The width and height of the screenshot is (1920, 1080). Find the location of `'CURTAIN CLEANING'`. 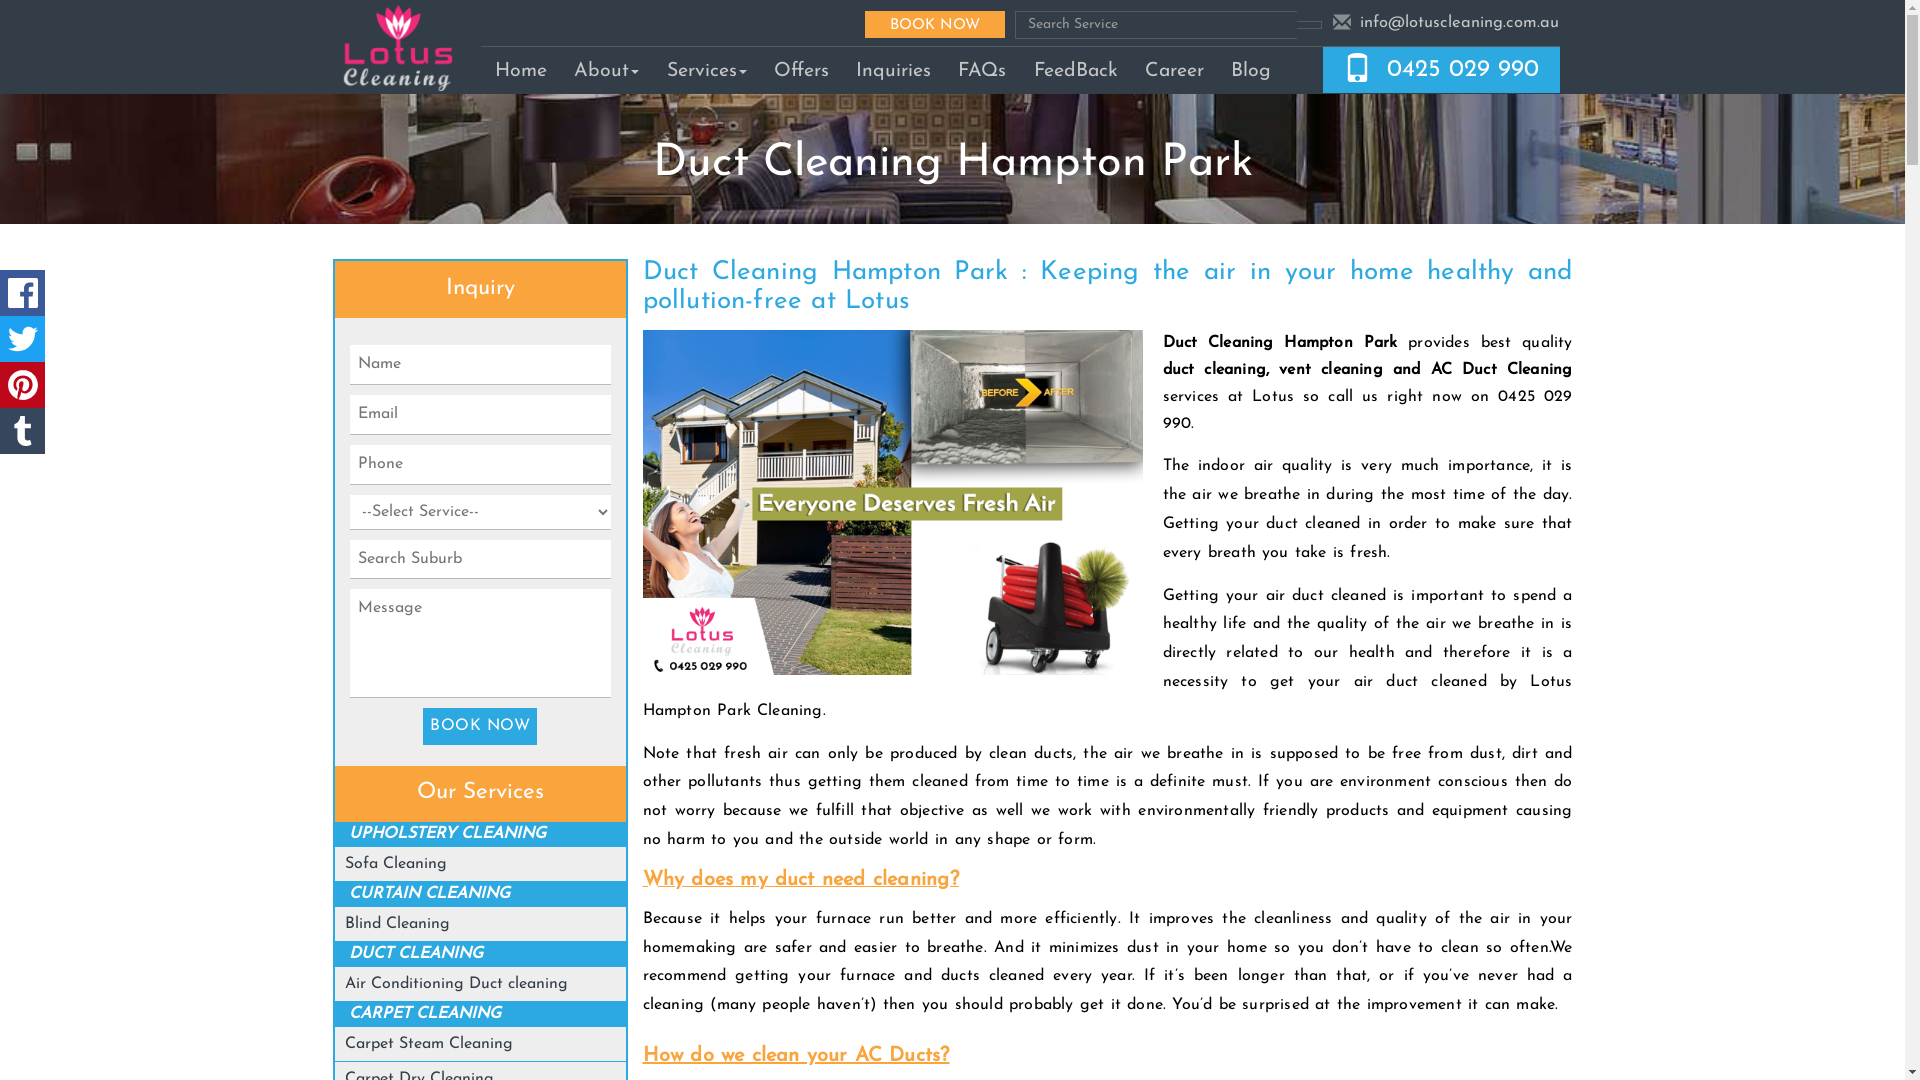

'CURTAIN CLEANING' is located at coordinates (428, 893).